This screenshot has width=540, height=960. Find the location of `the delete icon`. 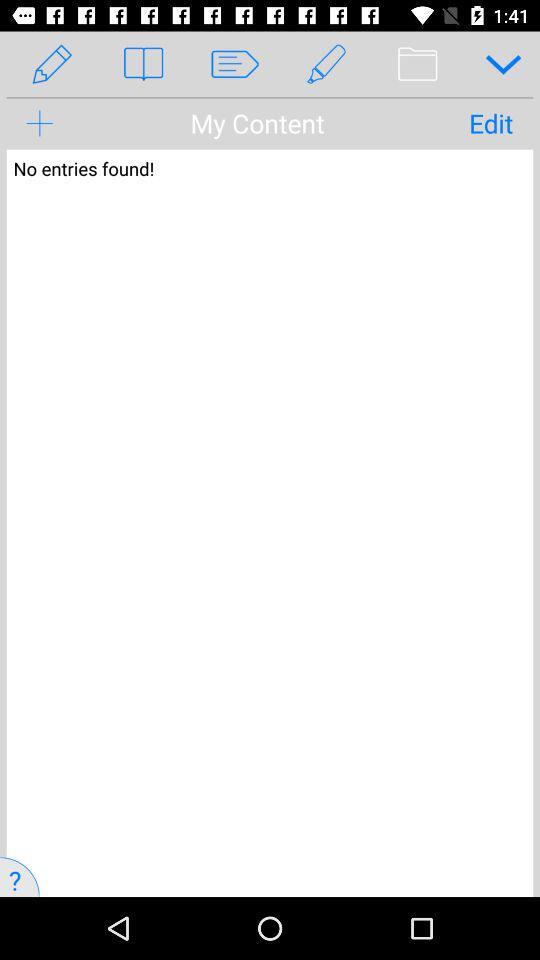

the delete icon is located at coordinates (416, 64).